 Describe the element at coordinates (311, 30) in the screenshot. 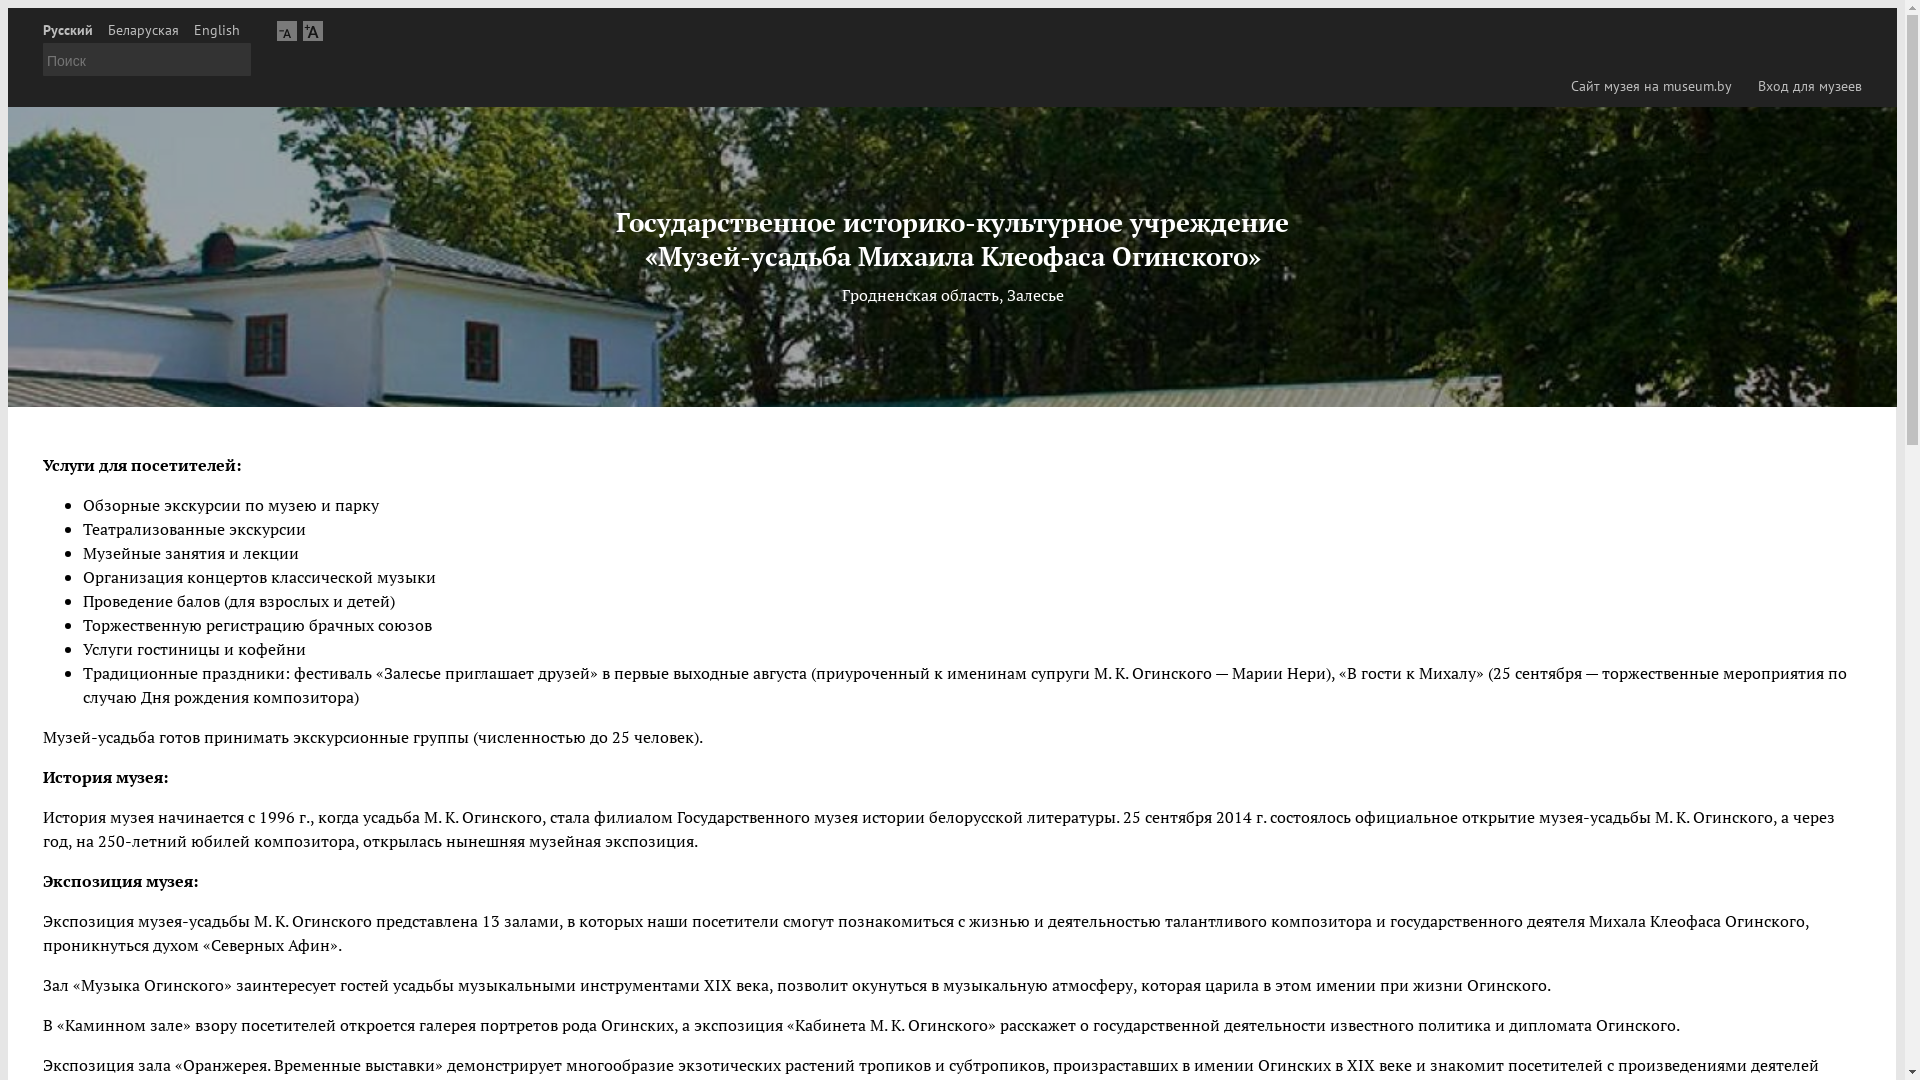

I see `'A'` at that location.